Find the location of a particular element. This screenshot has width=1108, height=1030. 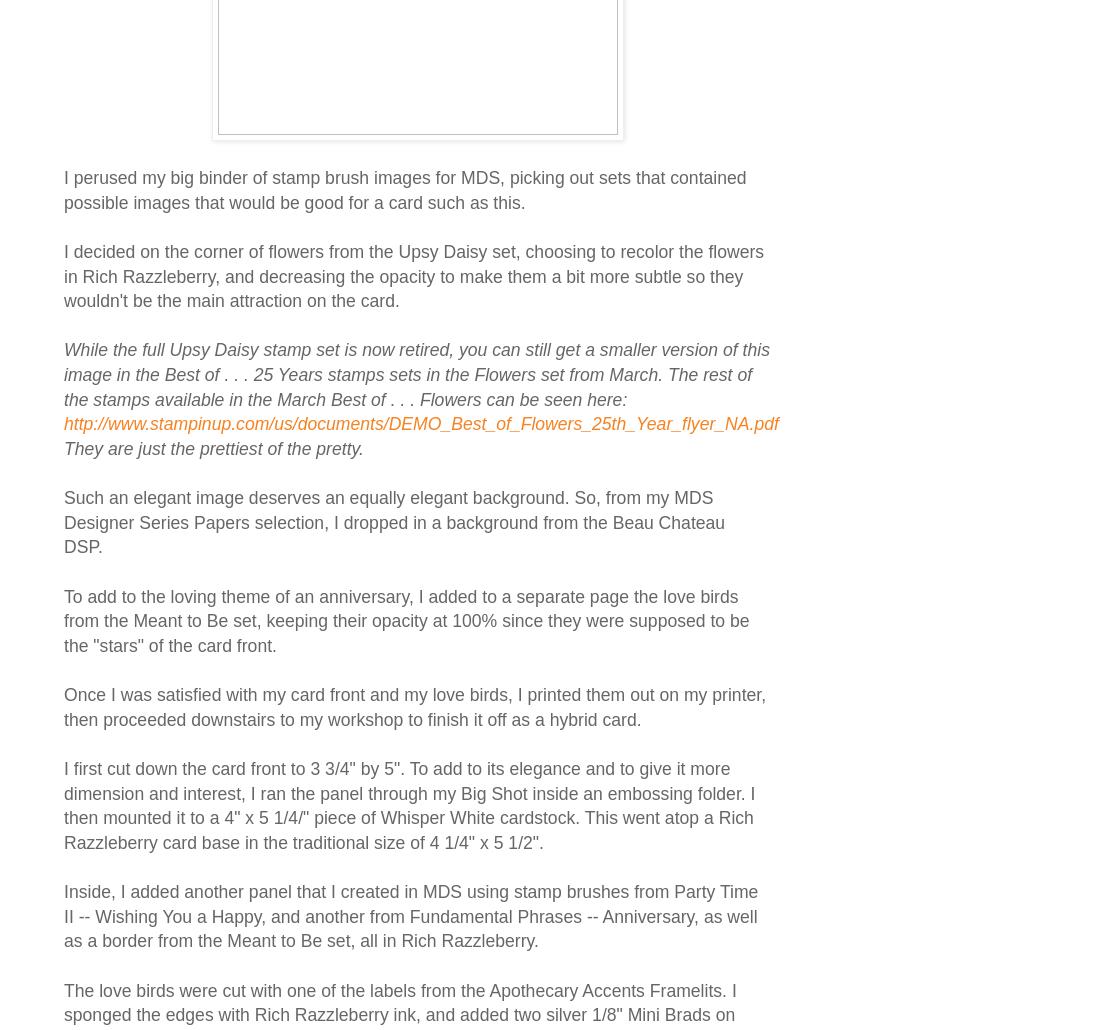

'I decided on the corner of flowers from the Upsy Daisy set, choosing to recolor the flowers in Rich Razzleberry, and decreasing the opacity to make them a bit more subtle so they wouldn't be the main attraction on the card.' is located at coordinates (63, 275).